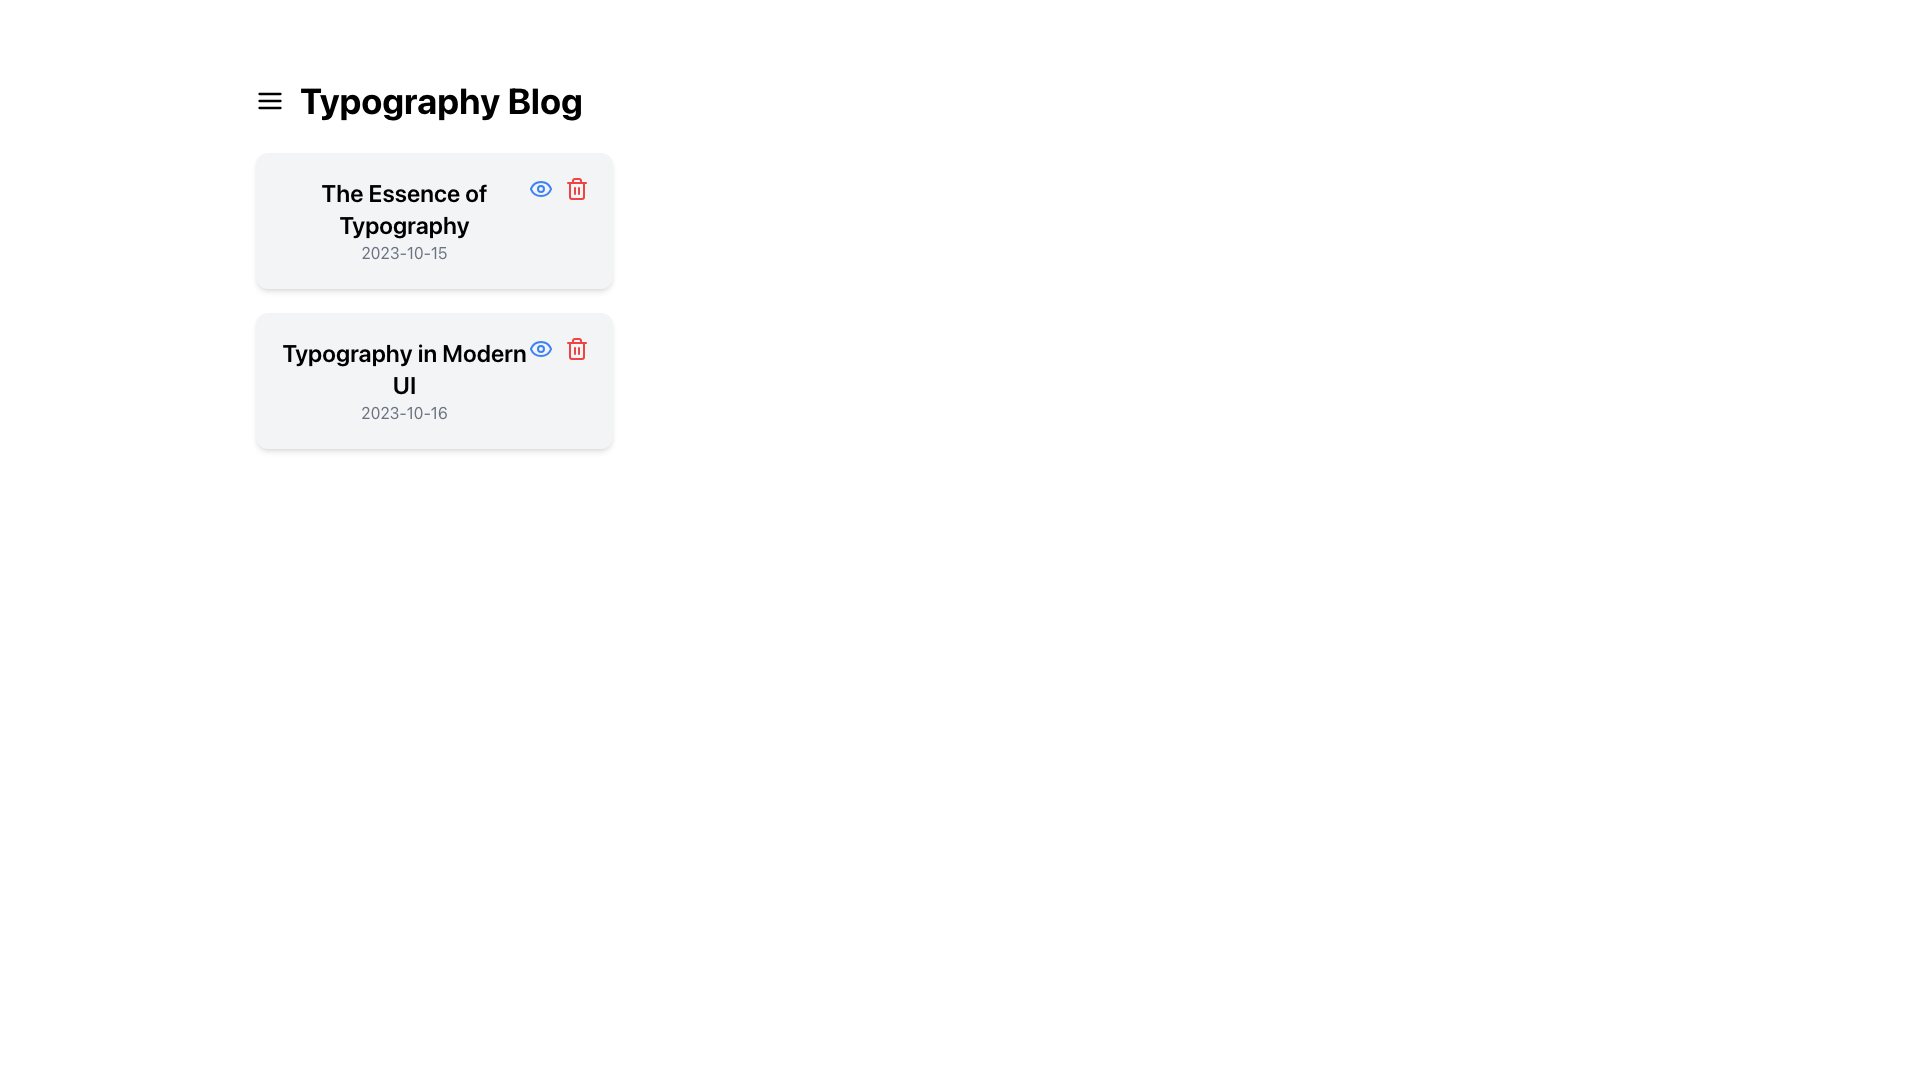  What do you see at coordinates (541, 347) in the screenshot?
I see `the view button located in the second card of the vertically stacked list, positioned to the right of a red trash bin icon` at bounding box center [541, 347].